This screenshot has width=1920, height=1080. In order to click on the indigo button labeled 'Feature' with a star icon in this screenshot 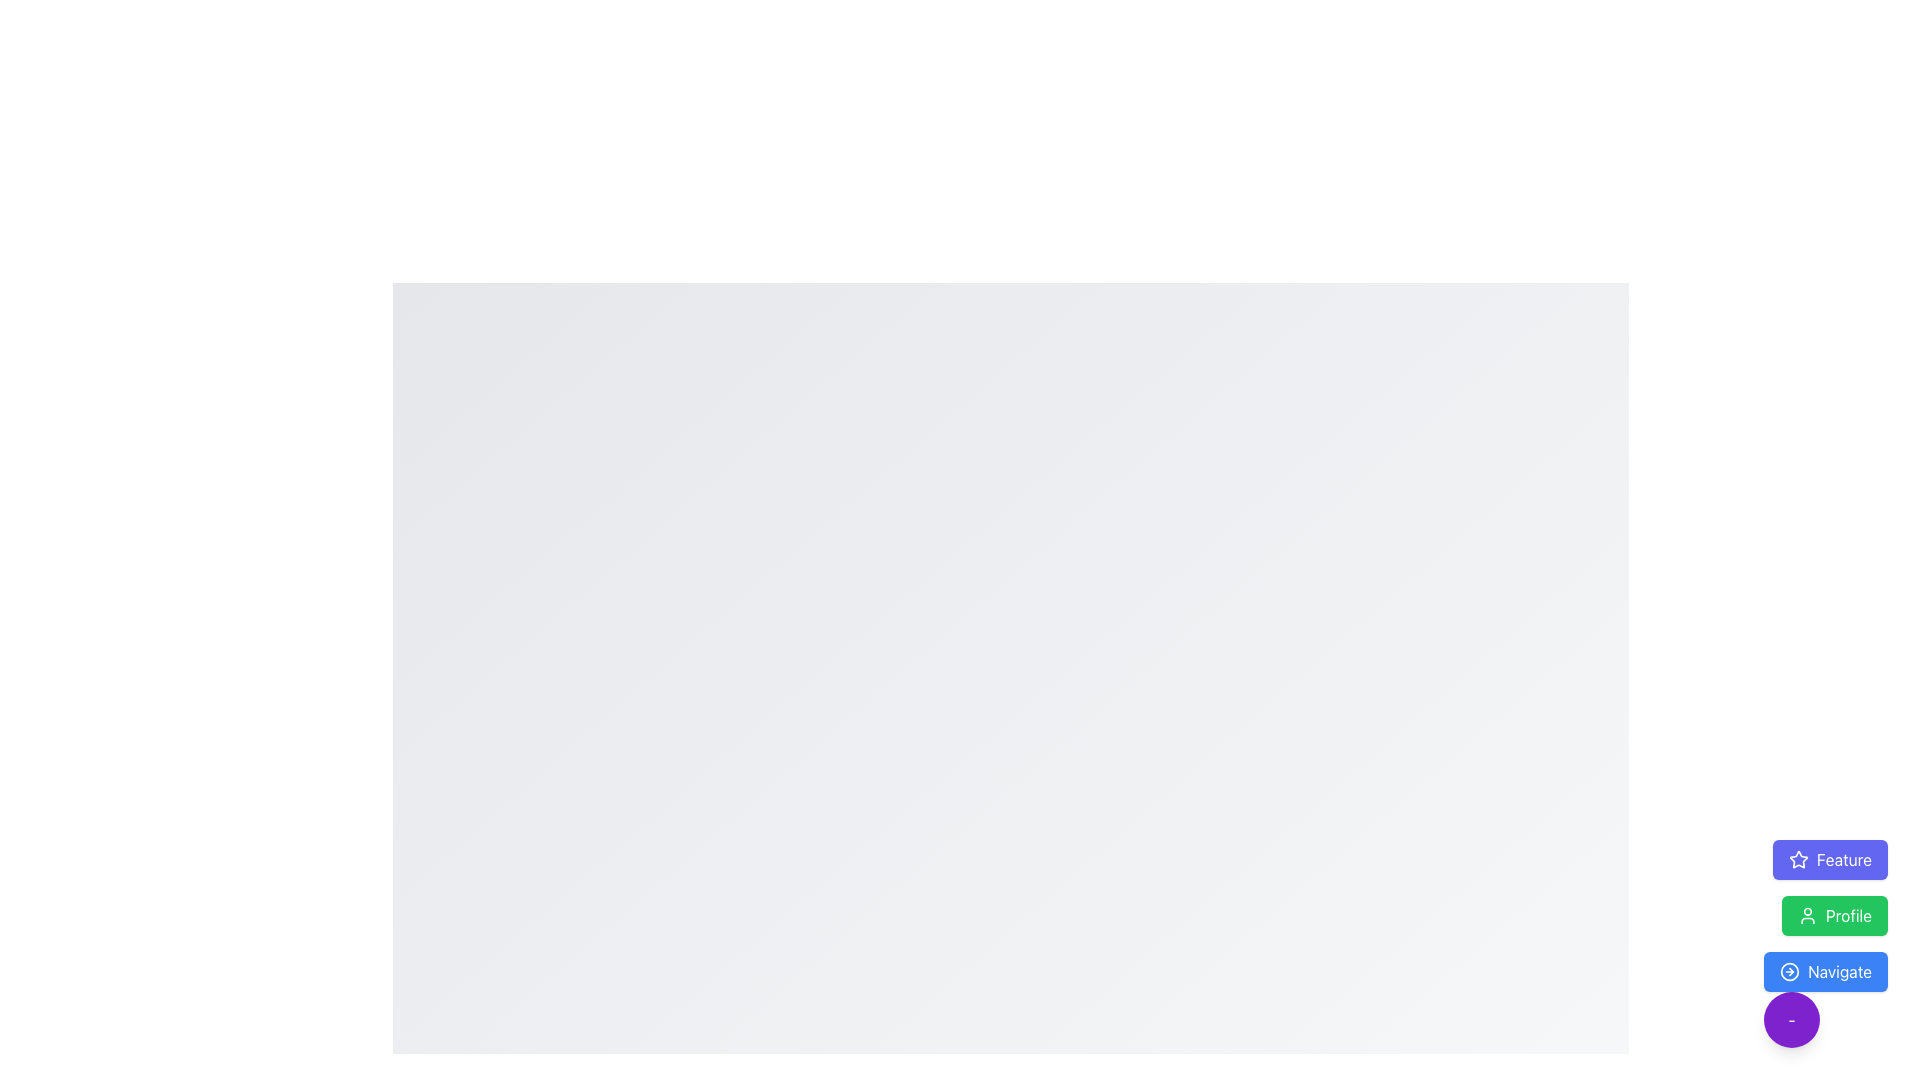, I will do `click(1830, 859)`.